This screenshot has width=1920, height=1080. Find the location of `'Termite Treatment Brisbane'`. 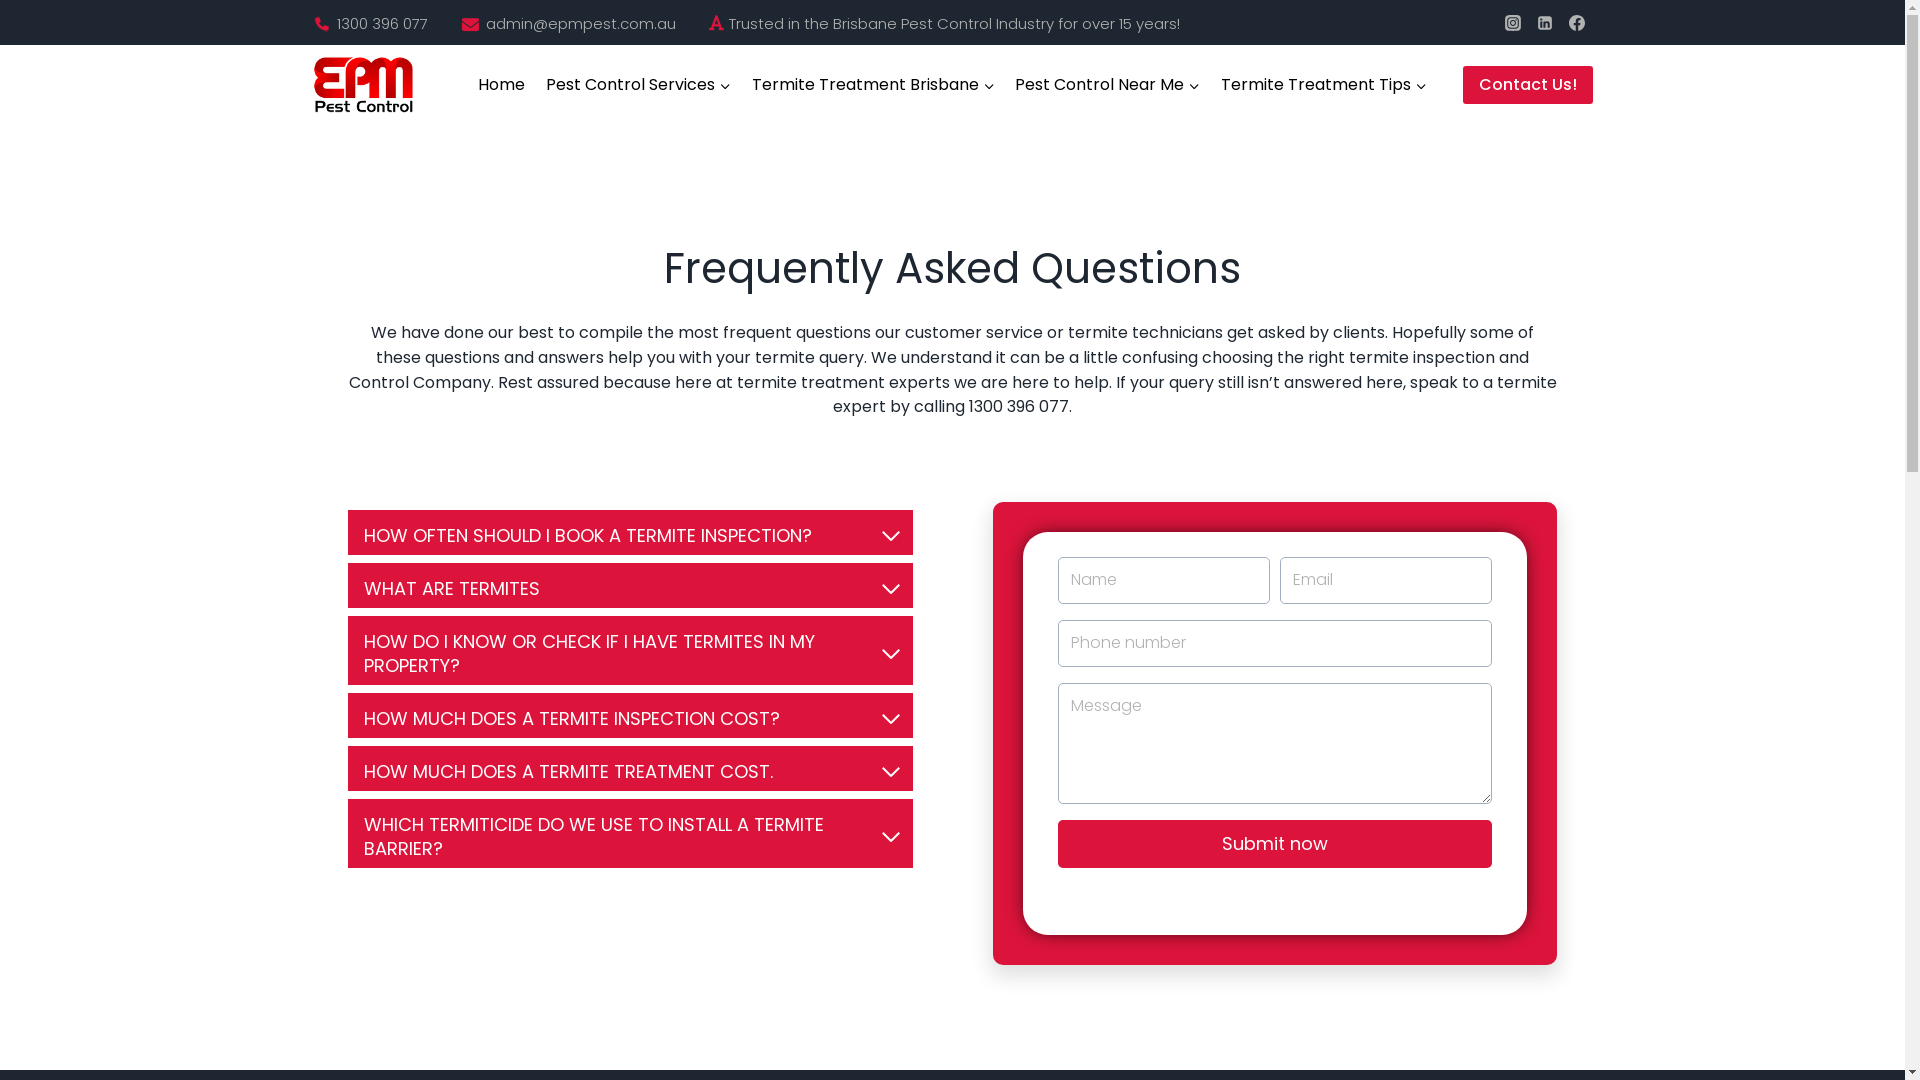

'Termite Treatment Brisbane' is located at coordinates (873, 84).